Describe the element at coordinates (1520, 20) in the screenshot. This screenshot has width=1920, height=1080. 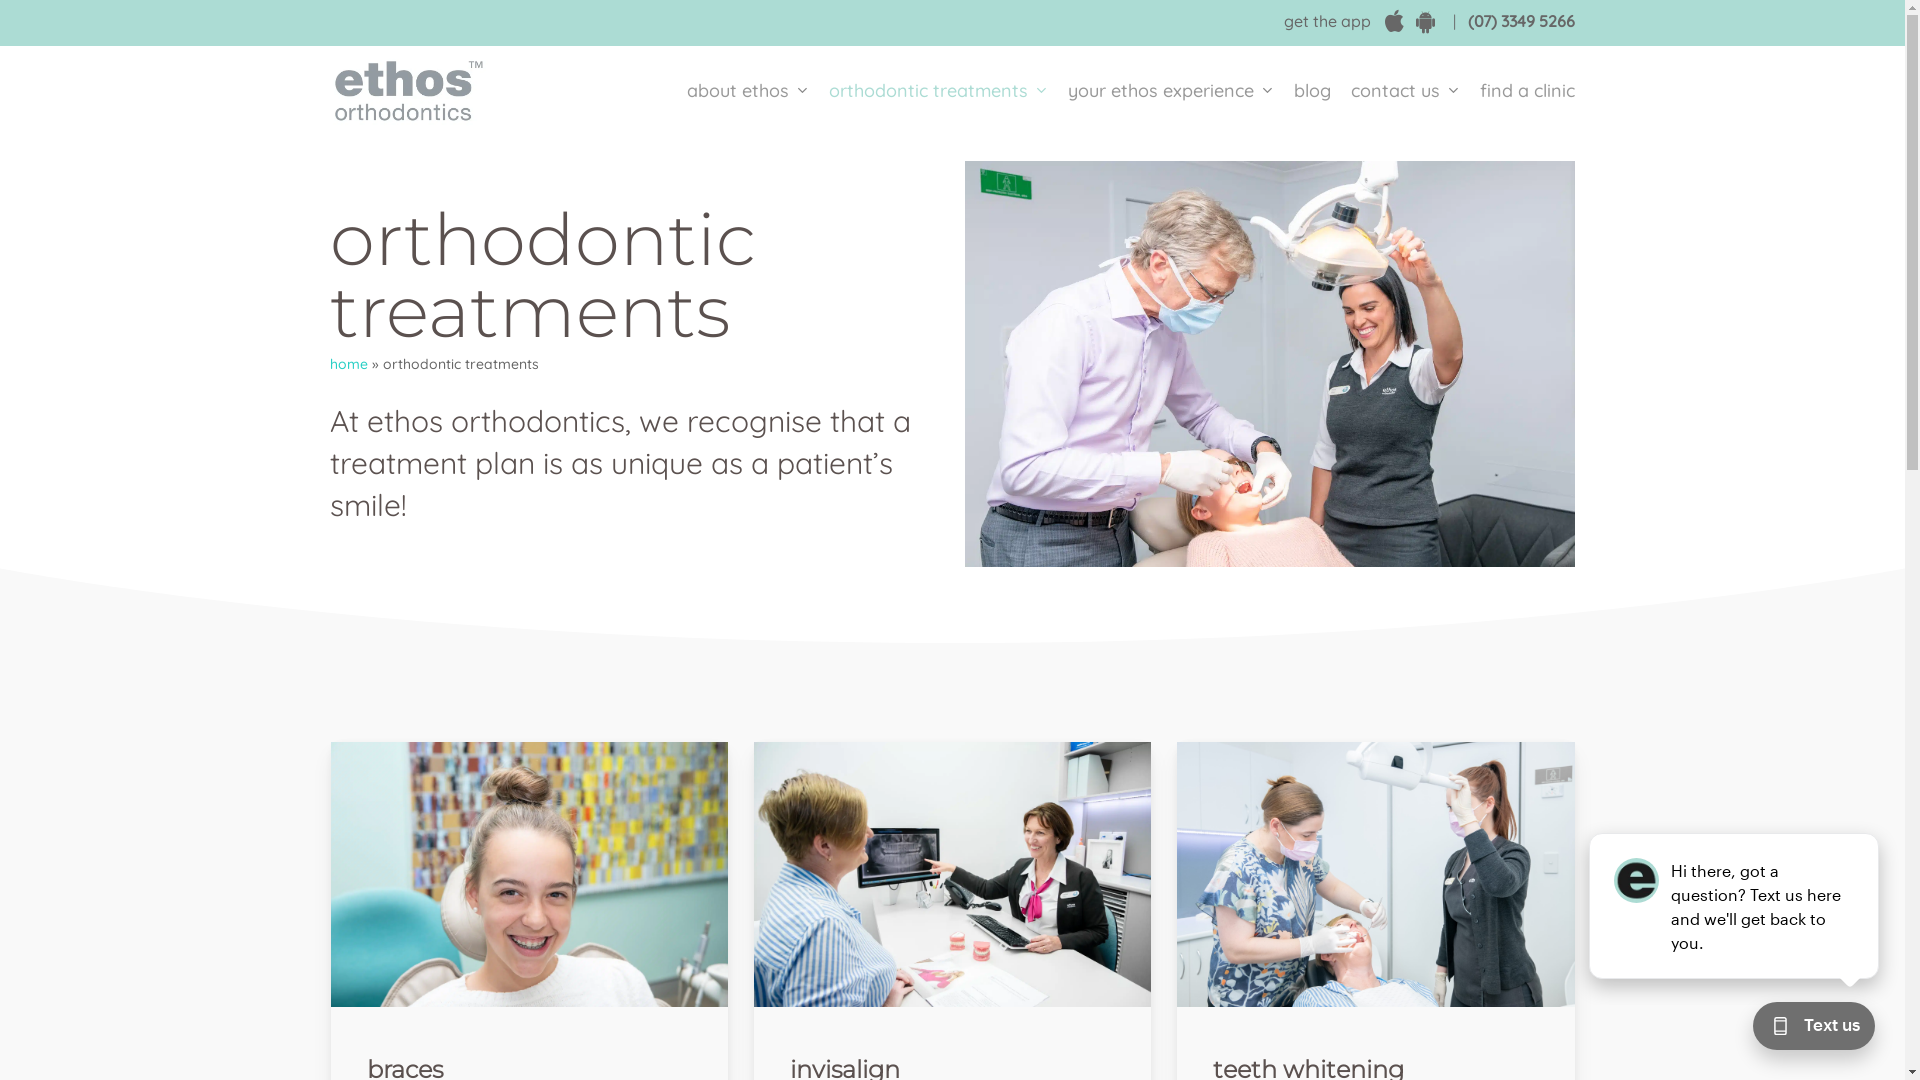
I see `'(07) 3349 5266'` at that location.